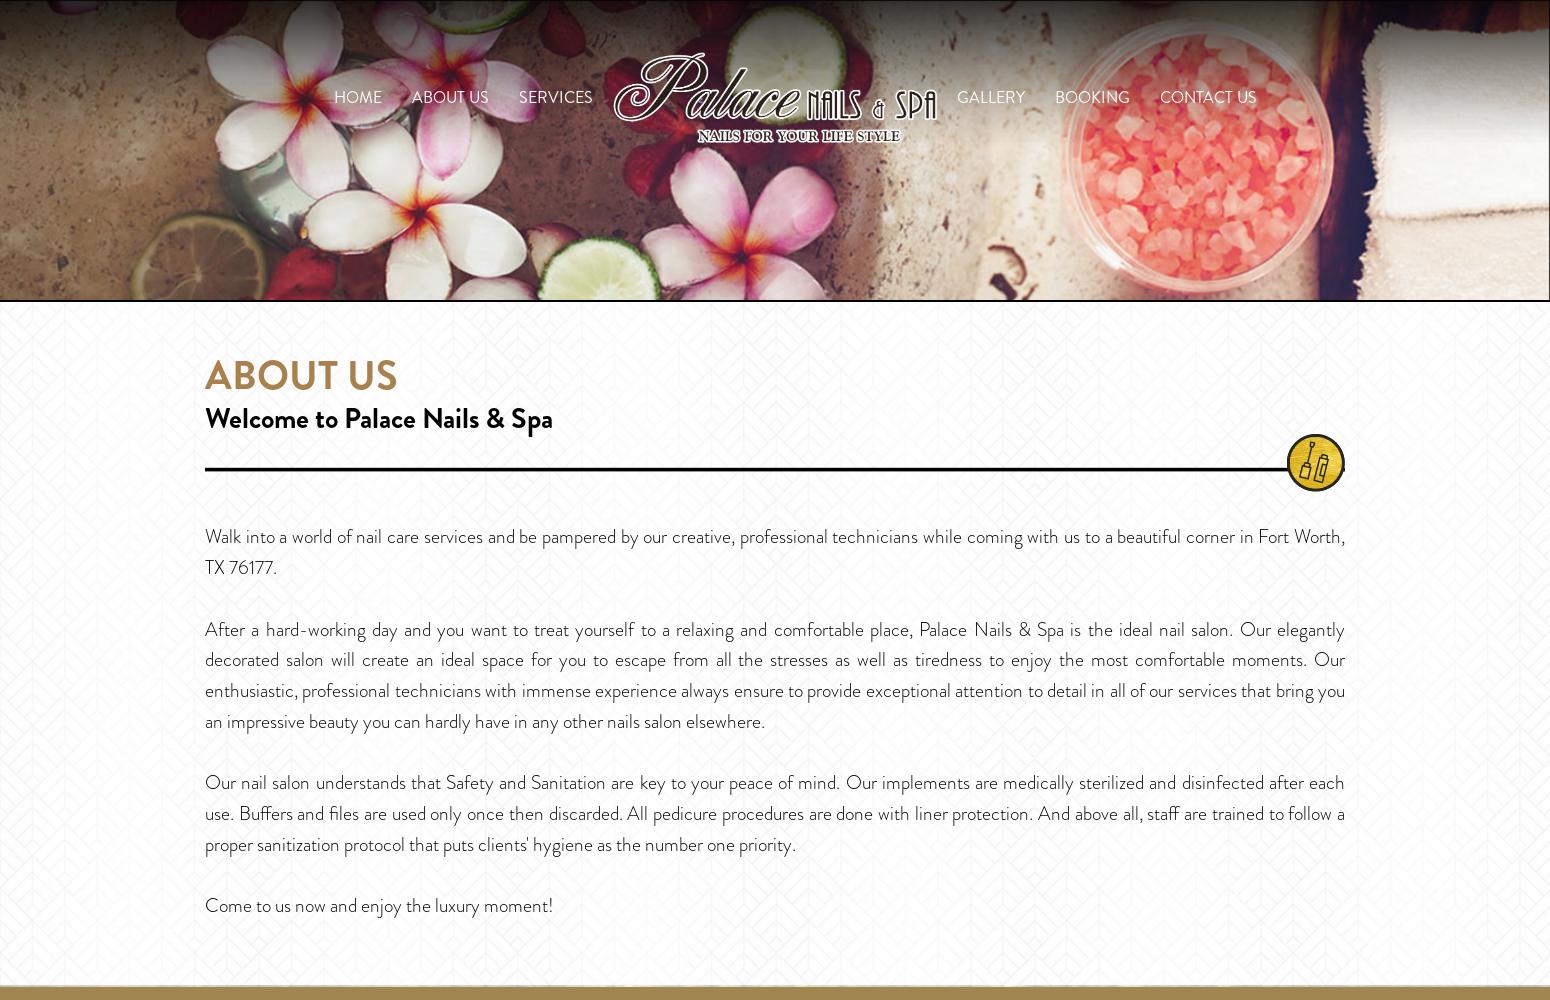 This screenshot has height=1000, width=1550. Describe the element at coordinates (555, 96) in the screenshot. I see `'Services'` at that location.